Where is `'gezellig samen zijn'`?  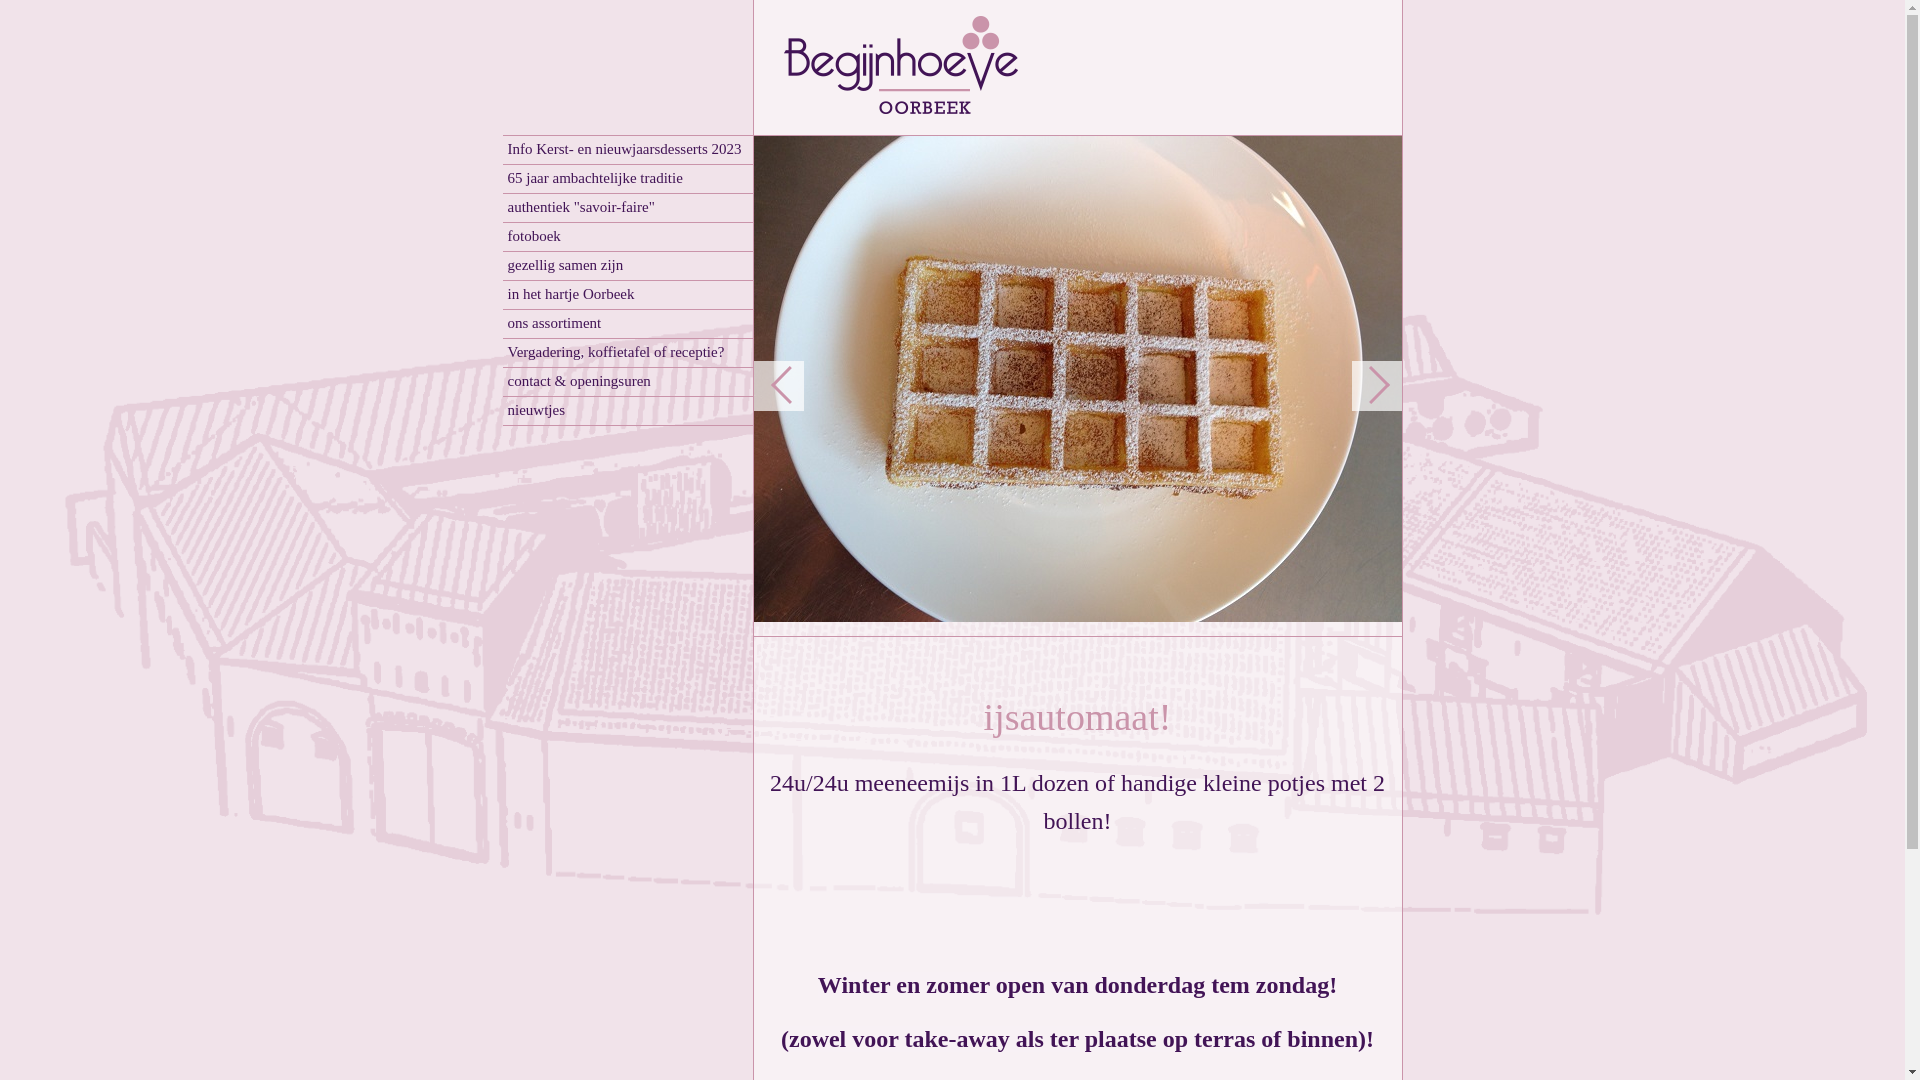
'gezellig samen zijn' is located at coordinates (626, 265).